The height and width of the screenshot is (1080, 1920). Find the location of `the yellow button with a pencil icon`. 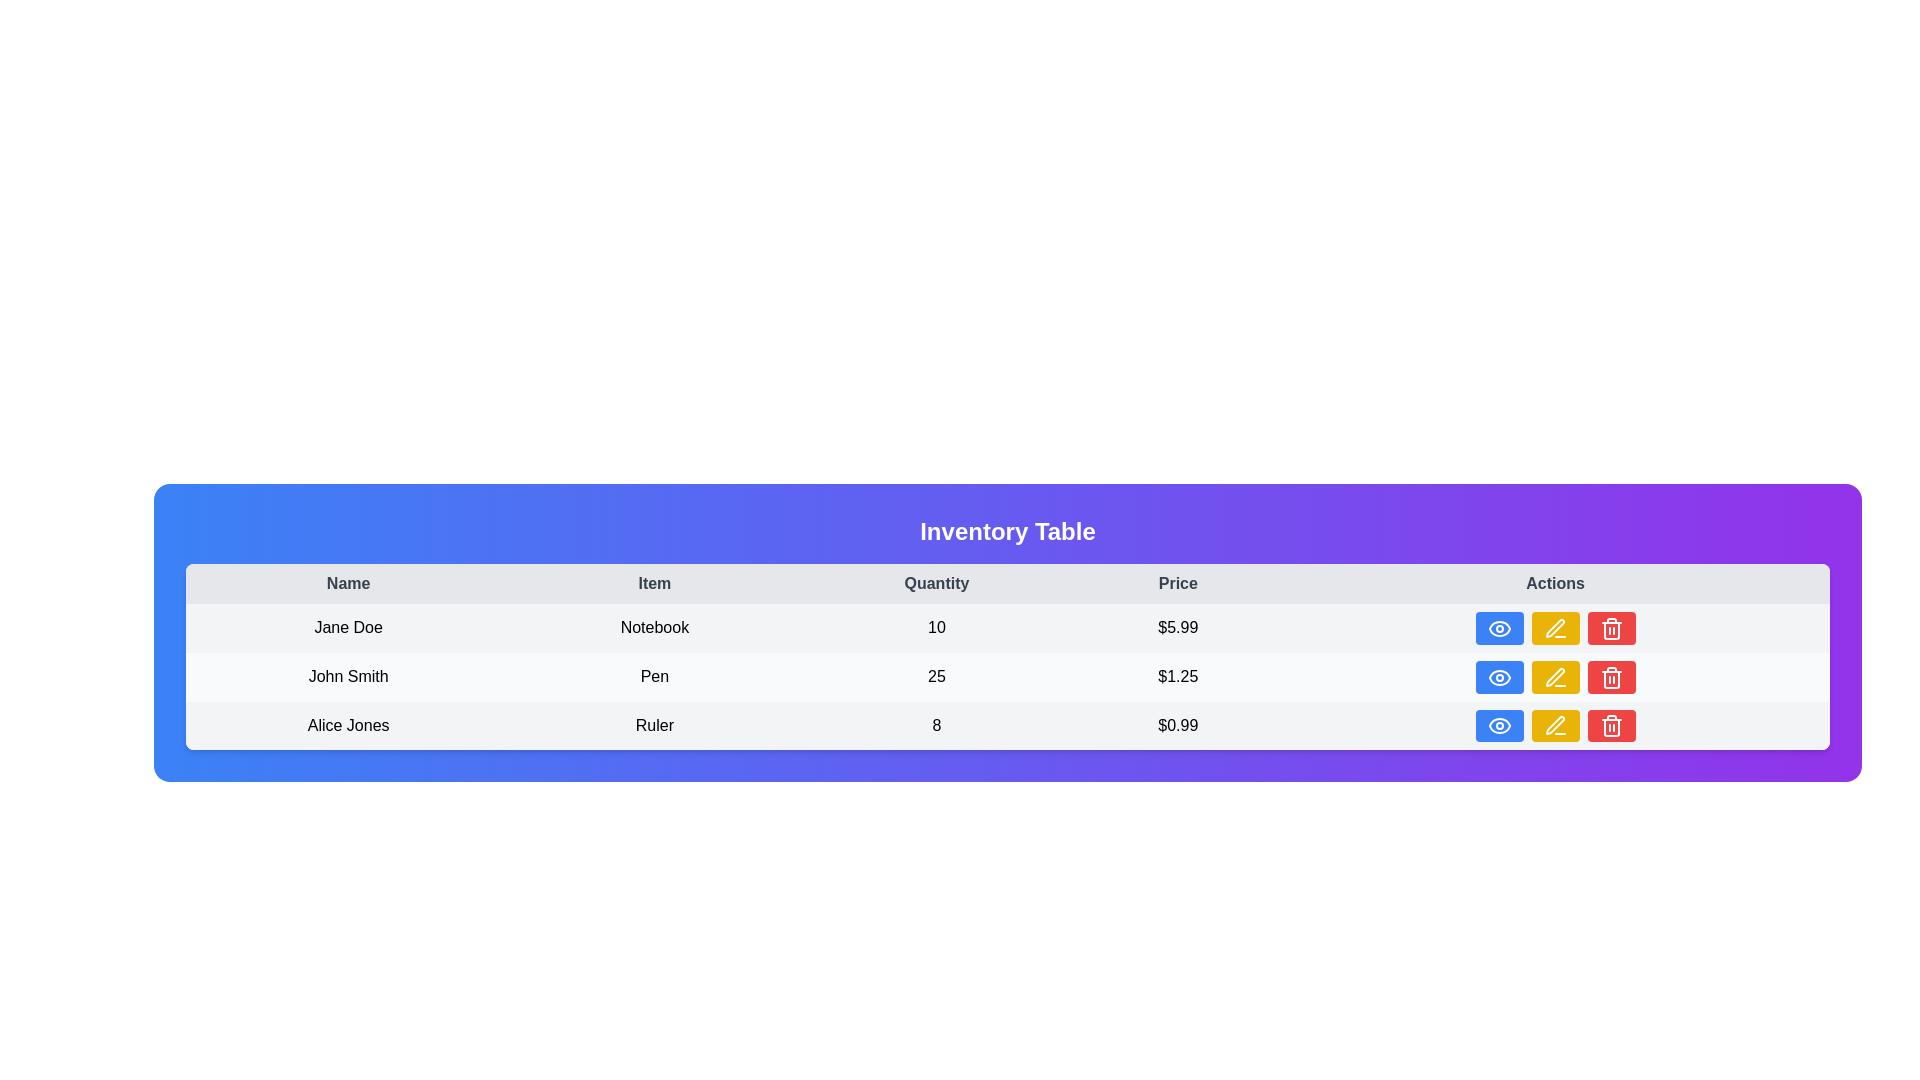

the yellow button with a pencil icon is located at coordinates (1554, 627).